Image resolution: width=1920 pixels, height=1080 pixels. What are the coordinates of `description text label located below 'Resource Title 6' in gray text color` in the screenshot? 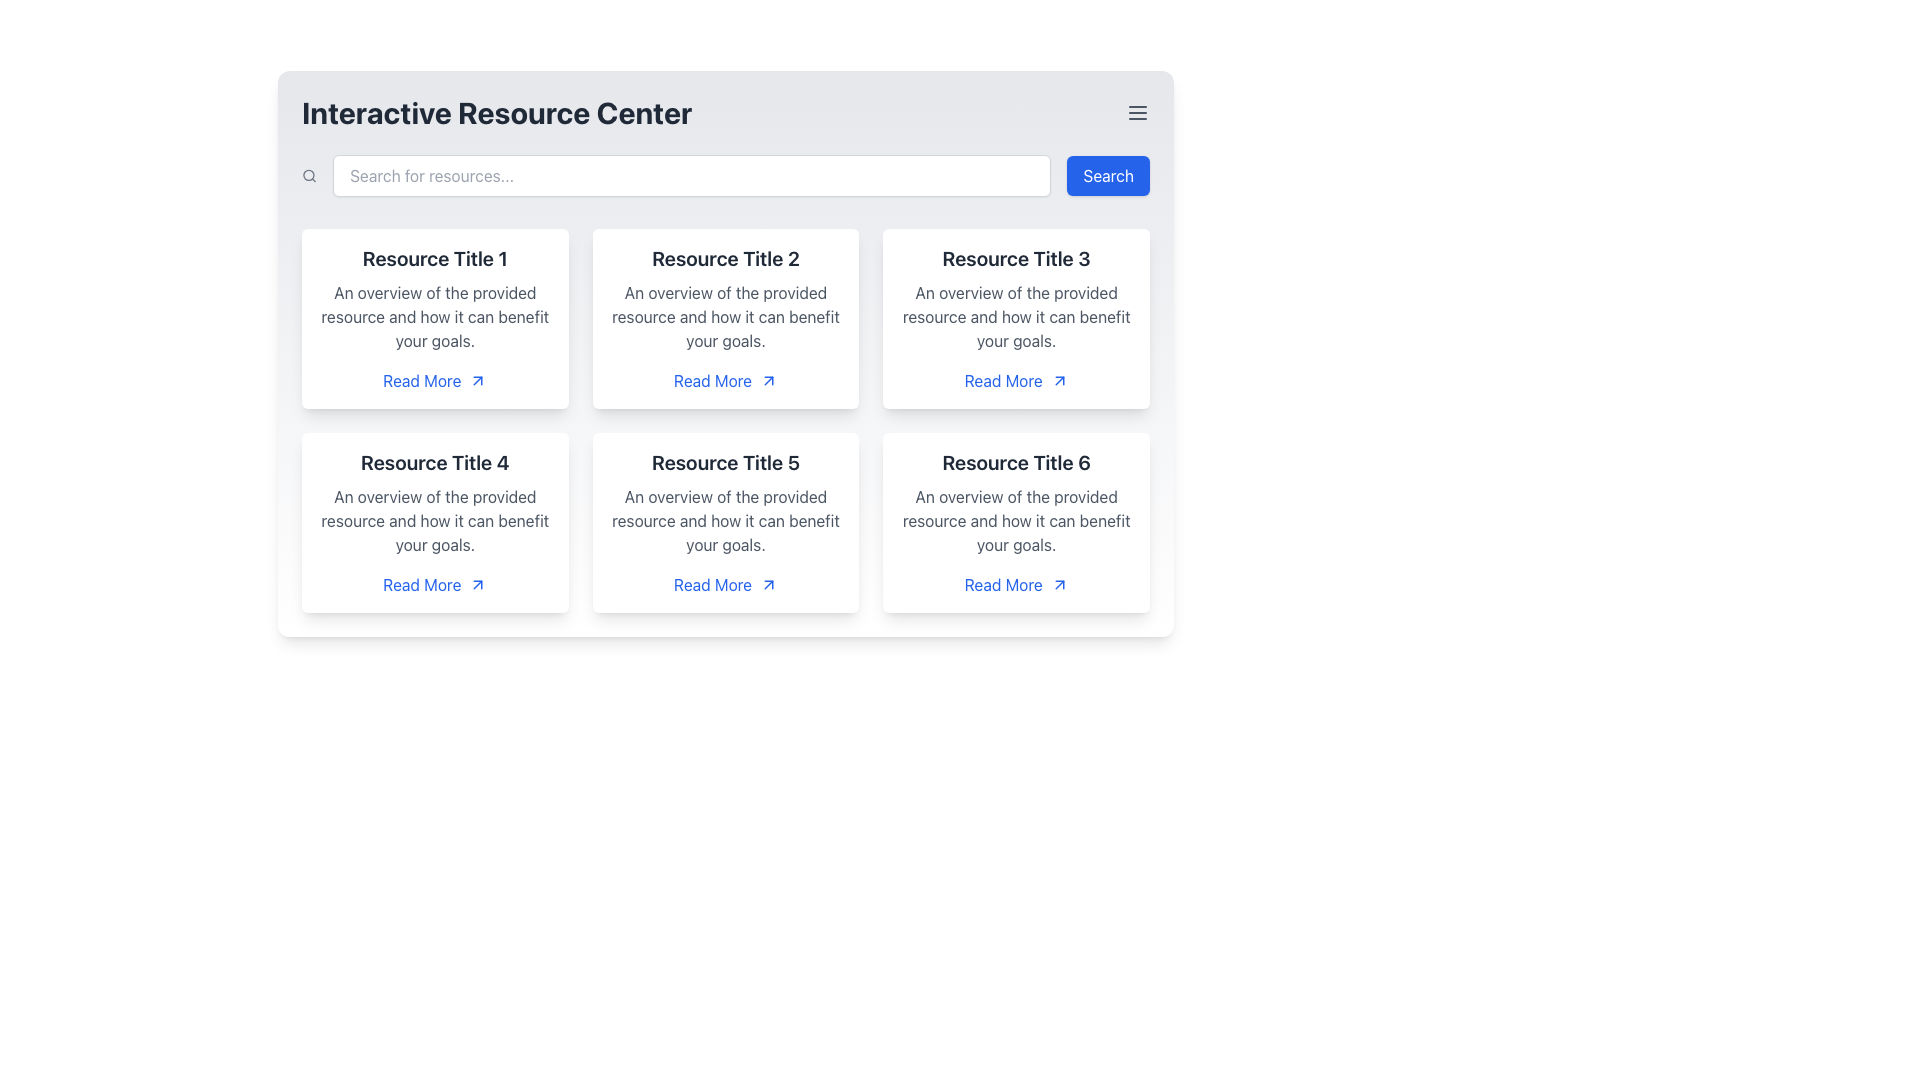 It's located at (1016, 519).